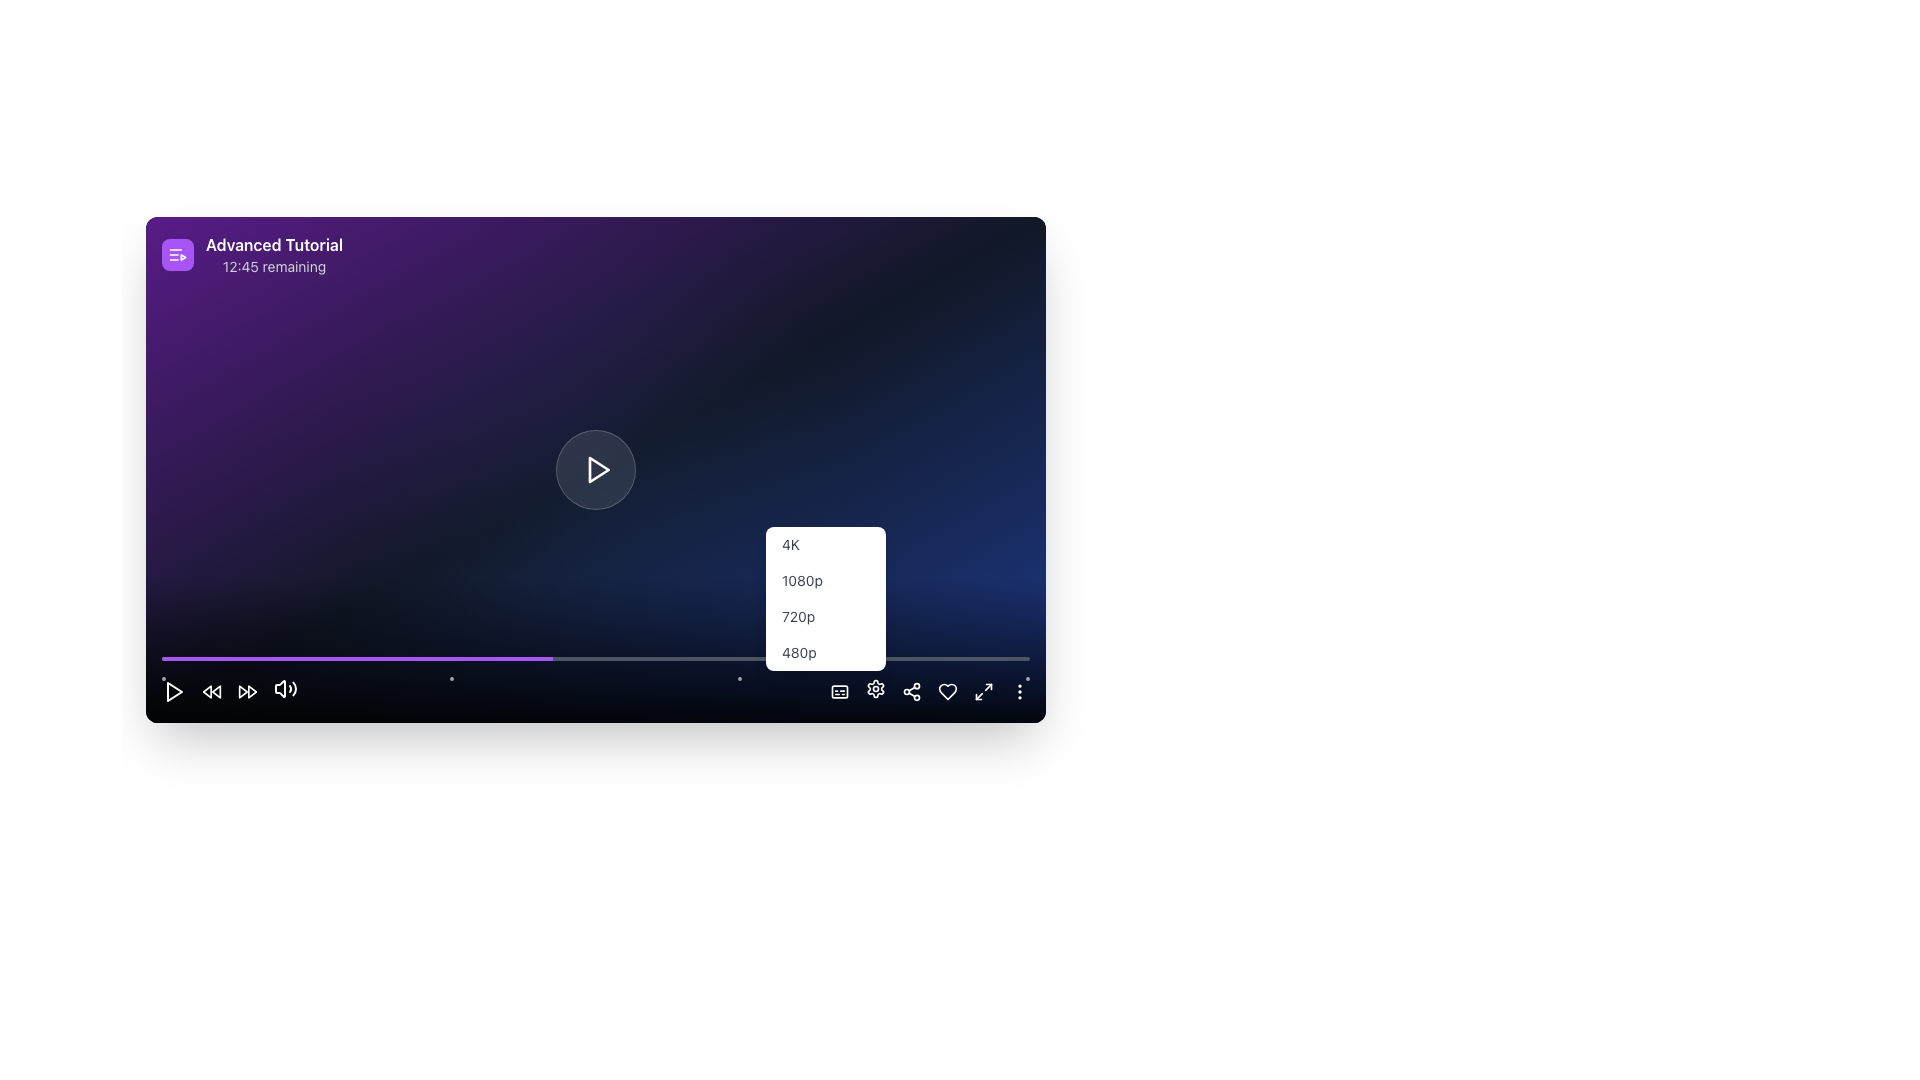 The width and height of the screenshot is (1920, 1080). I want to click on the '4K' resolution button located at the top of the resolution options dropdown menu, so click(825, 544).